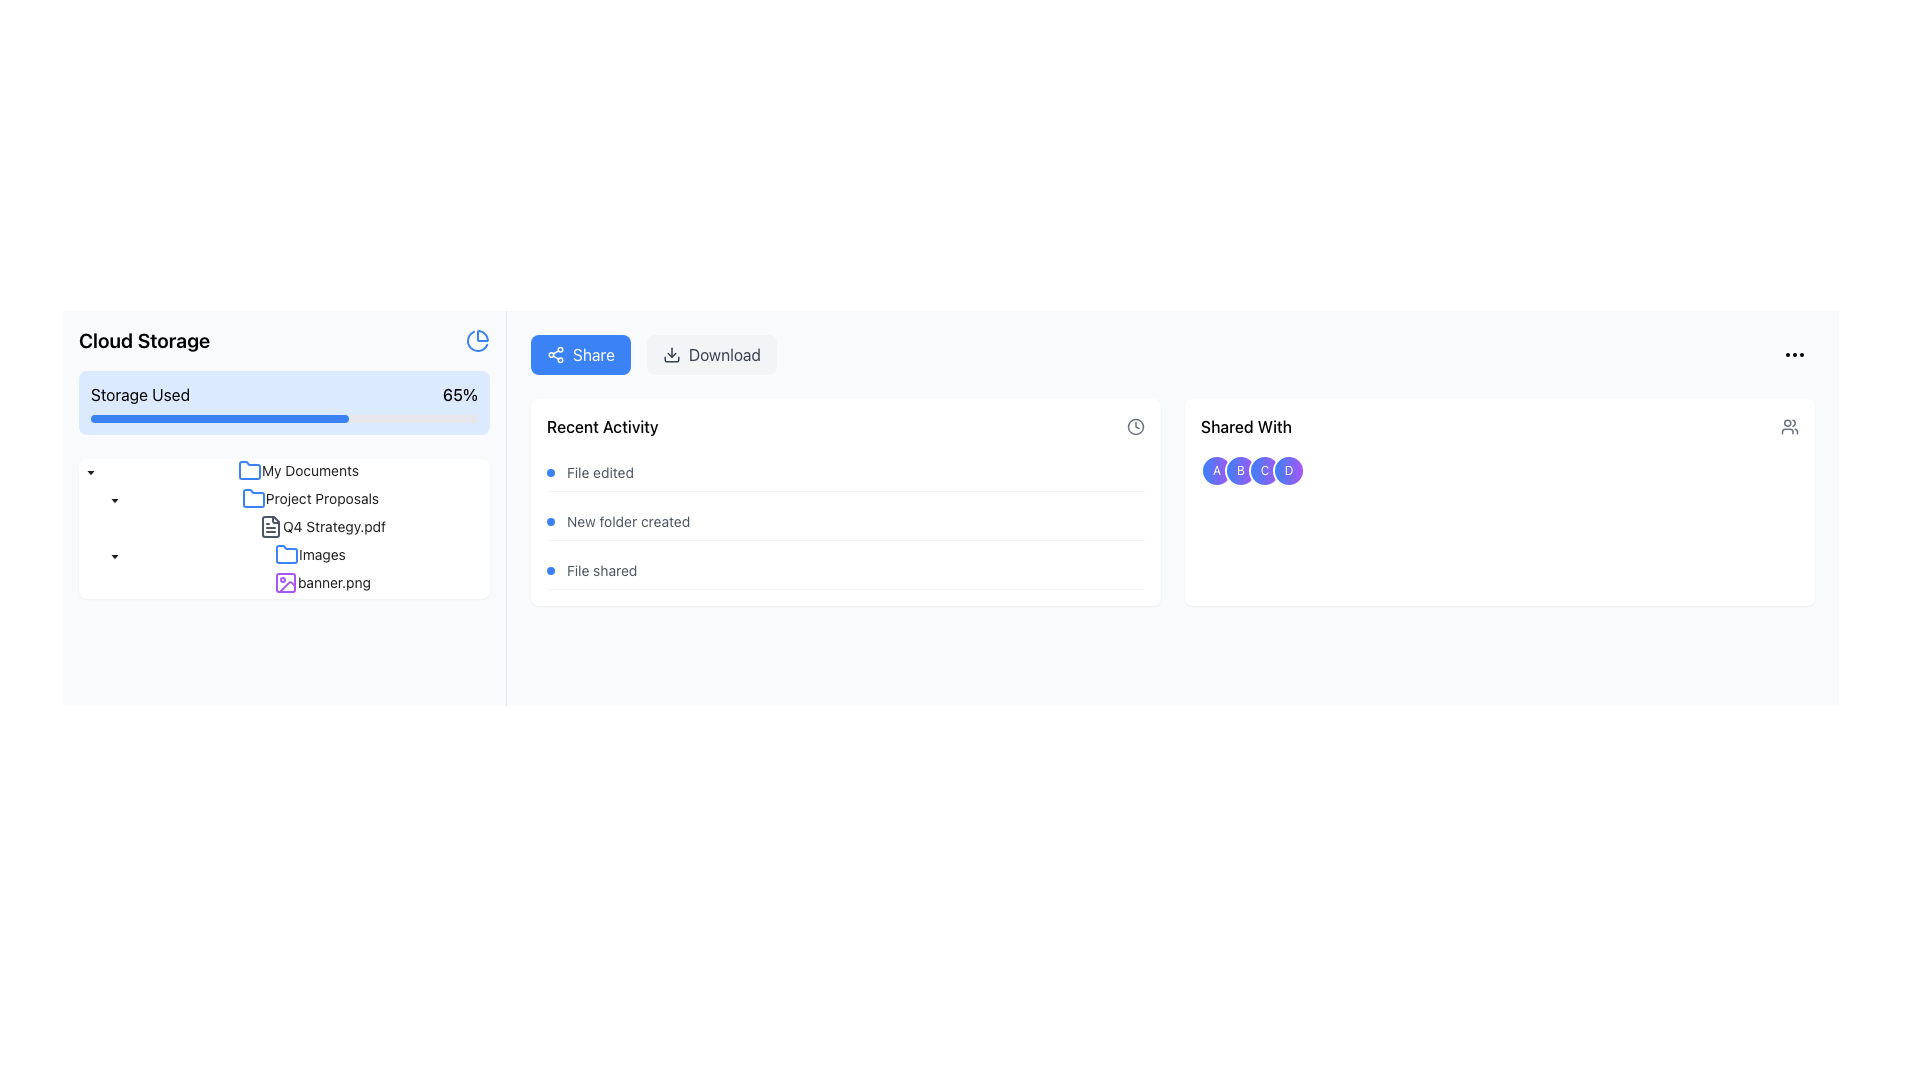 The width and height of the screenshot is (1920, 1080). What do you see at coordinates (139, 394) in the screenshot?
I see `the 'Storage Used' label, which is bold and positioned near the top left of the progress bar in the cloud storage interface` at bounding box center [139, 394].